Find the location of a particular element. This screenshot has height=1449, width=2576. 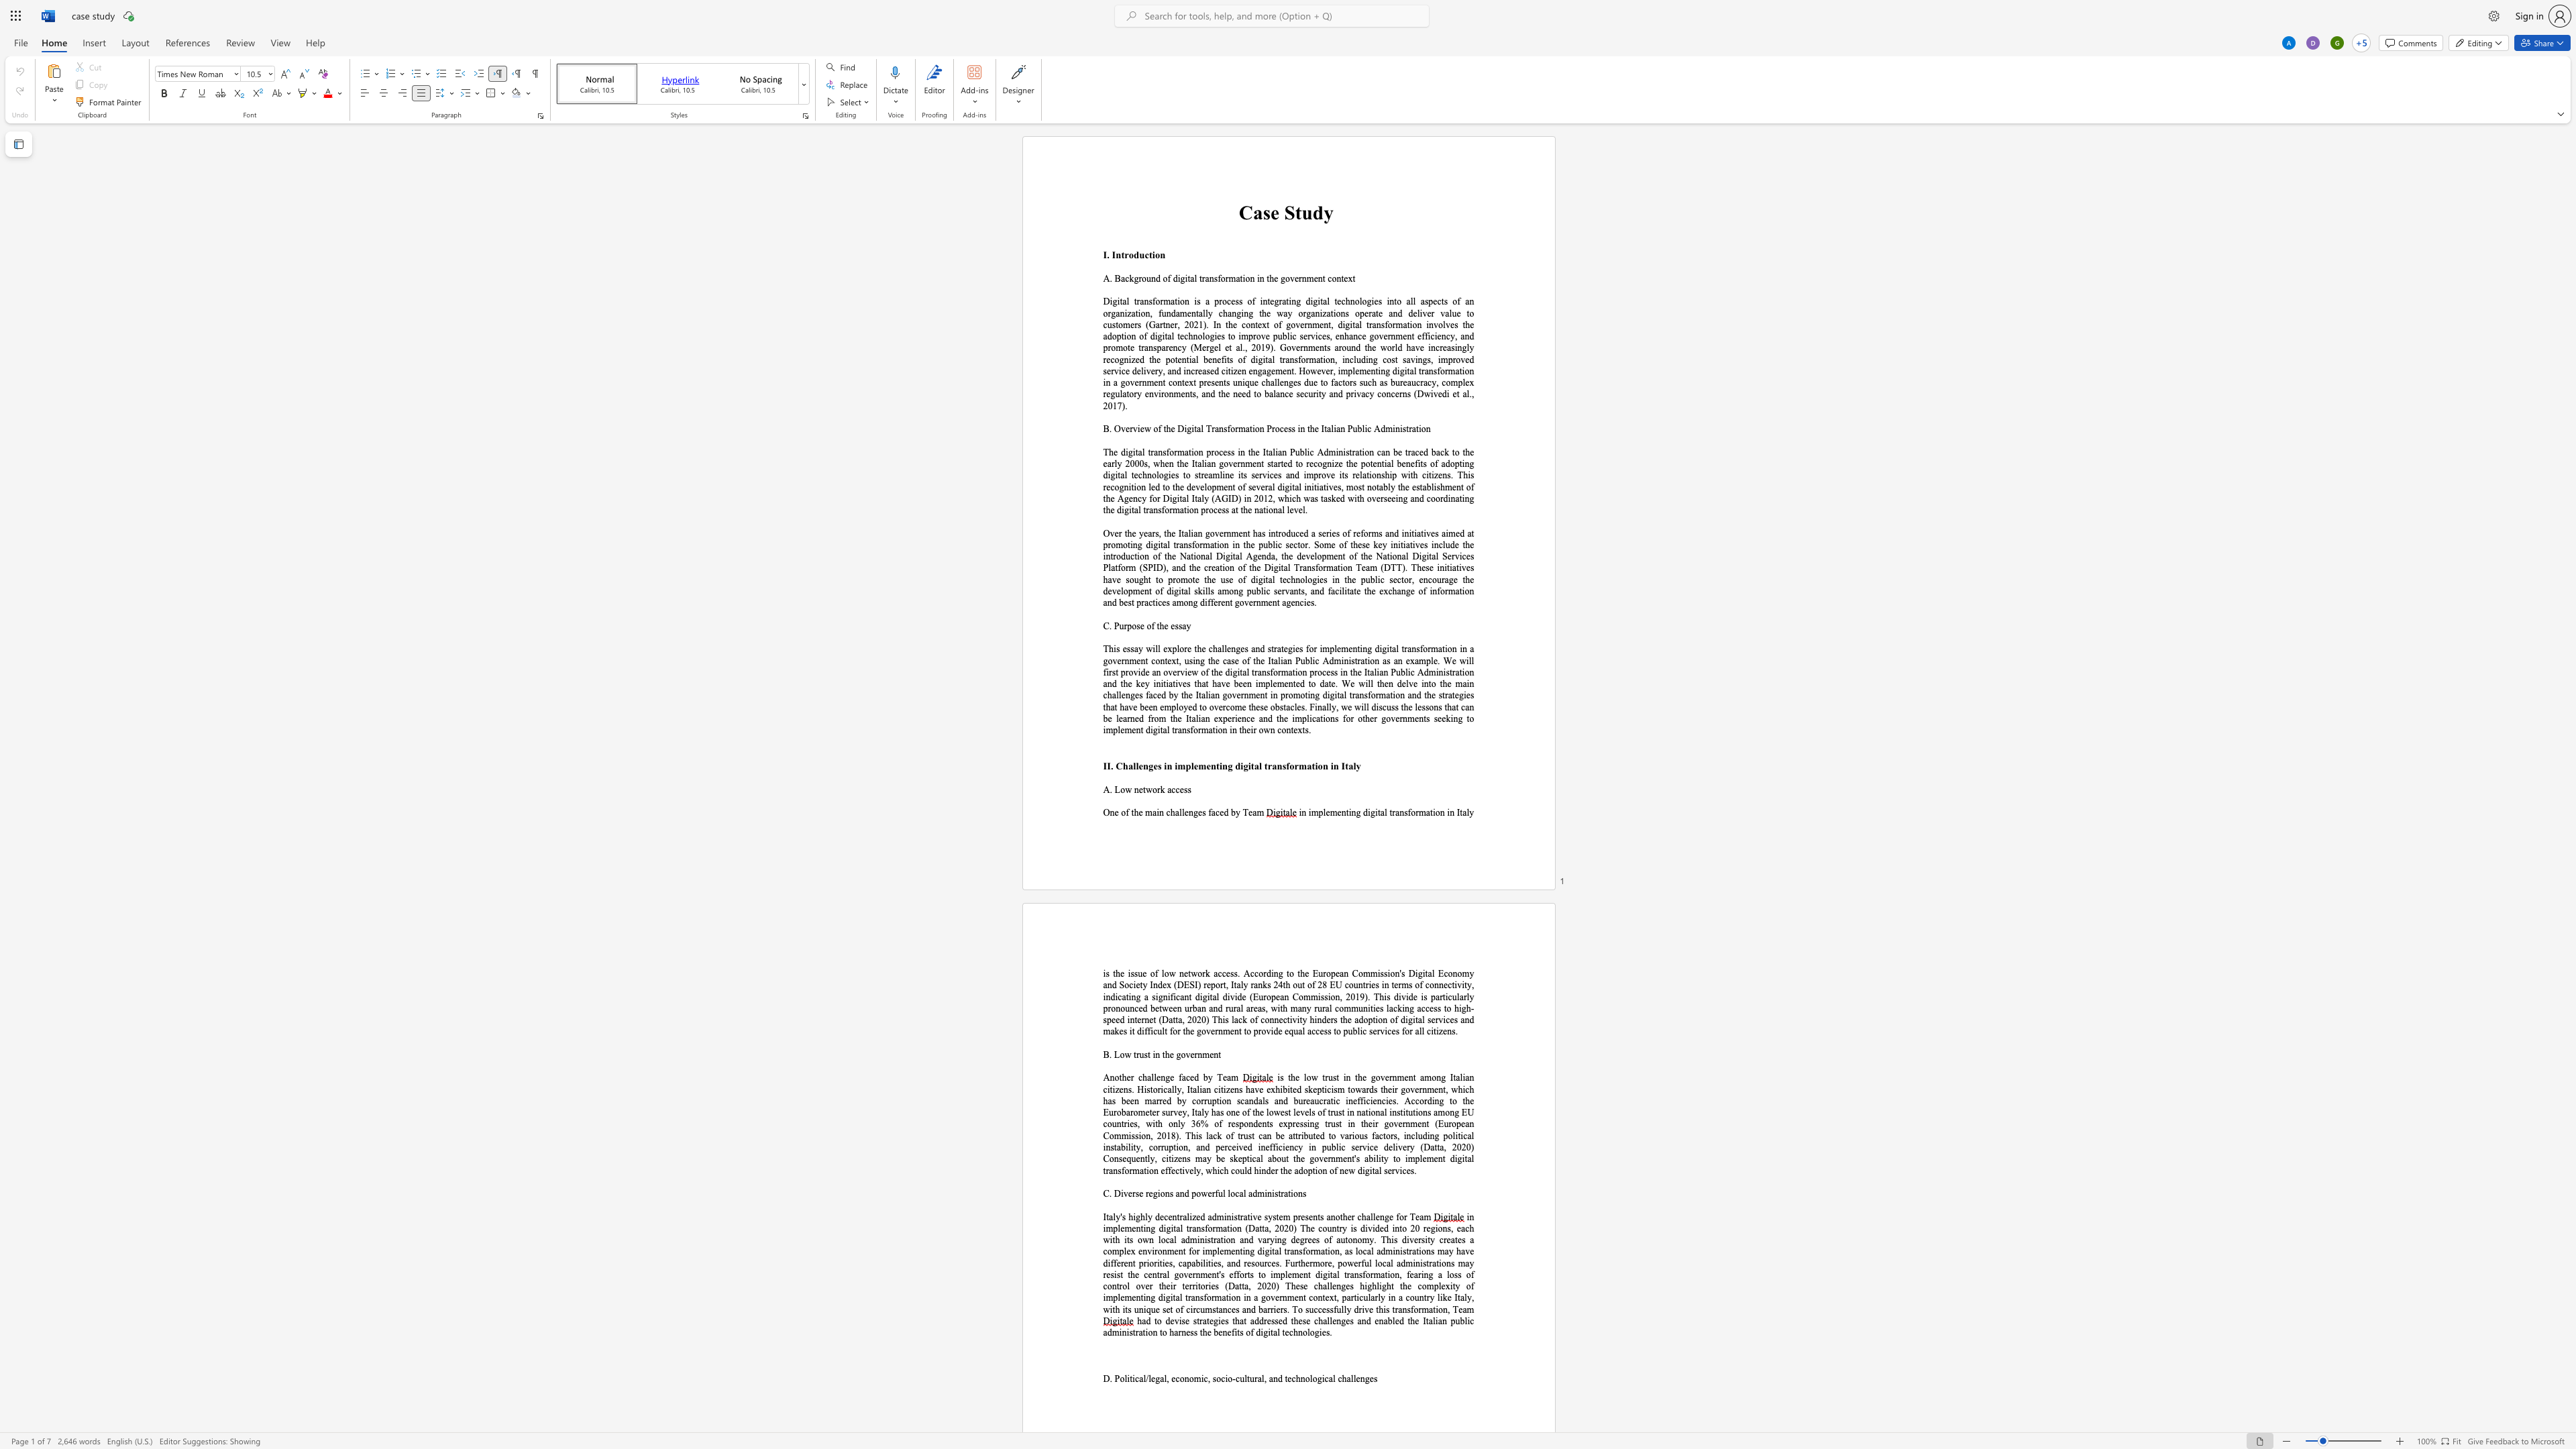

the space between the continuous character "l" and "d" in the text is located at coordinates (1397, 347).